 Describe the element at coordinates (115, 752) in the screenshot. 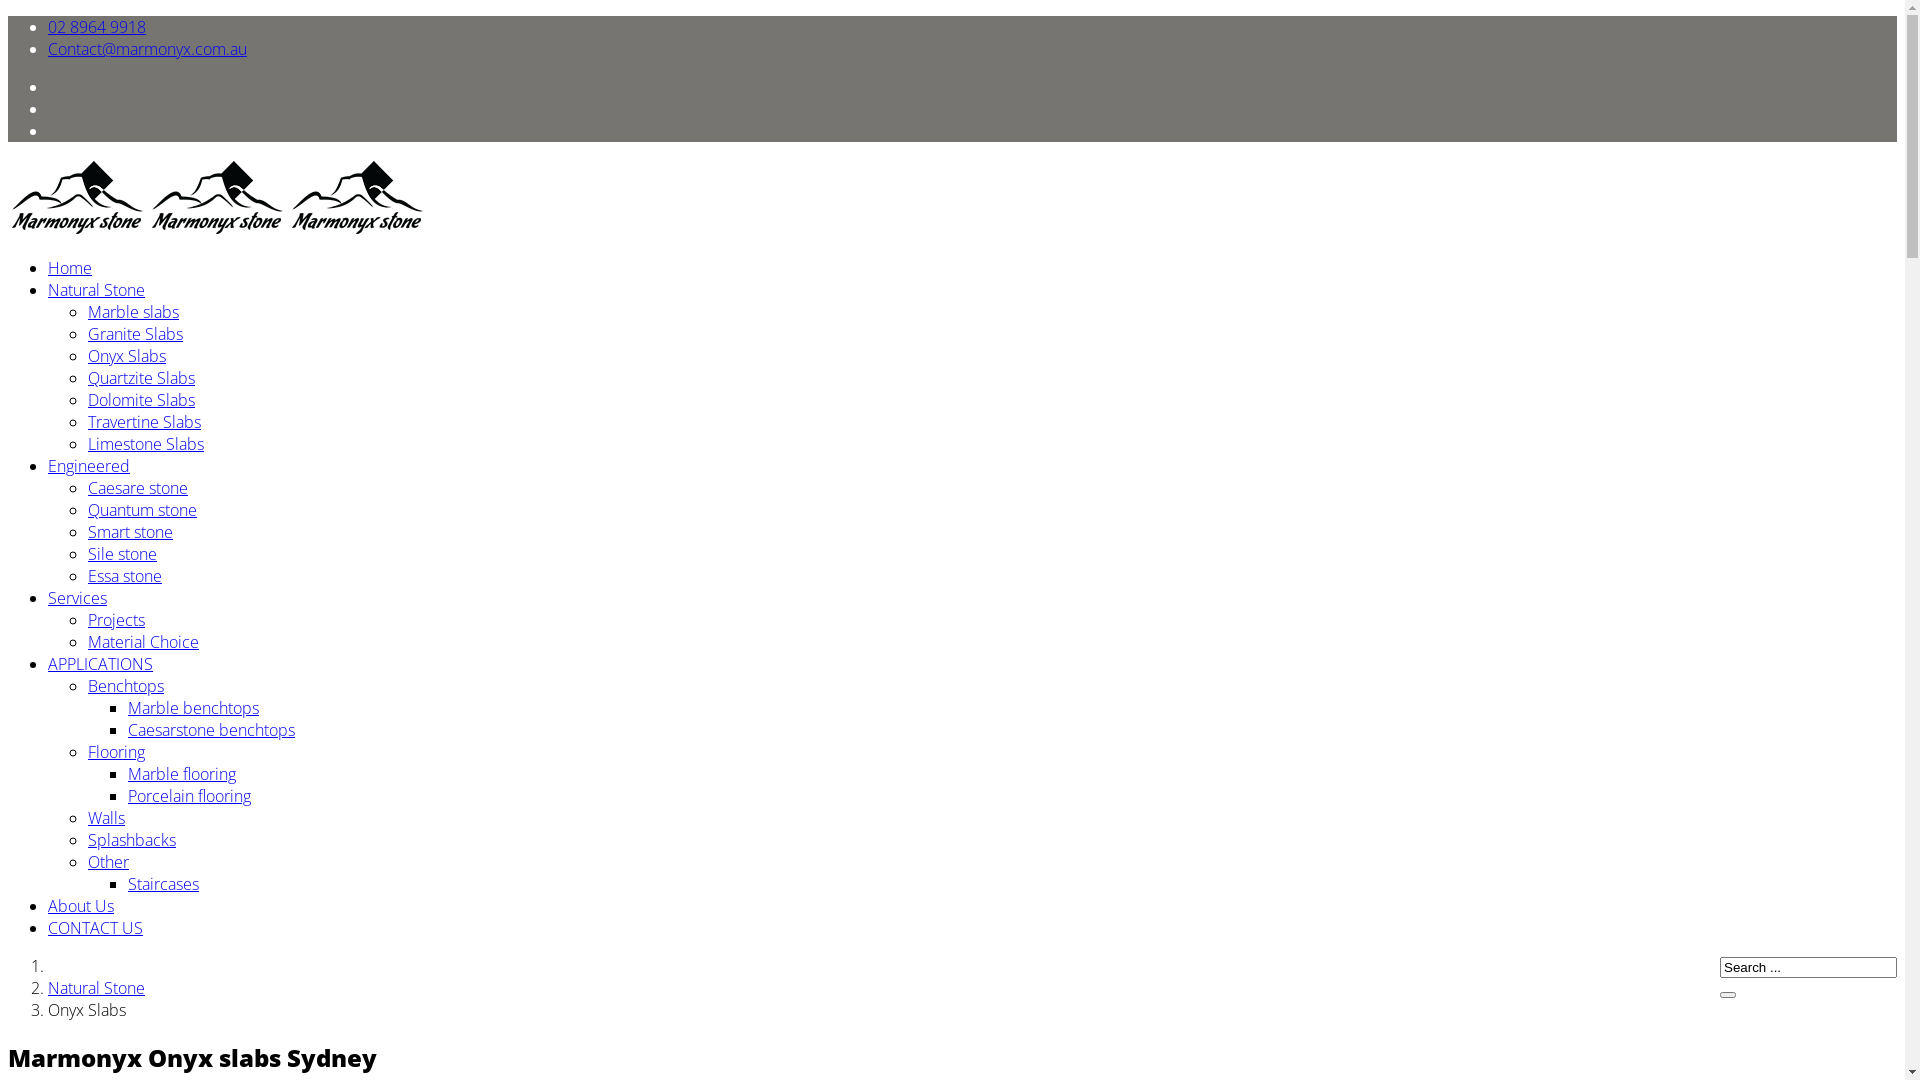

I see `'Flooring'` at that location.